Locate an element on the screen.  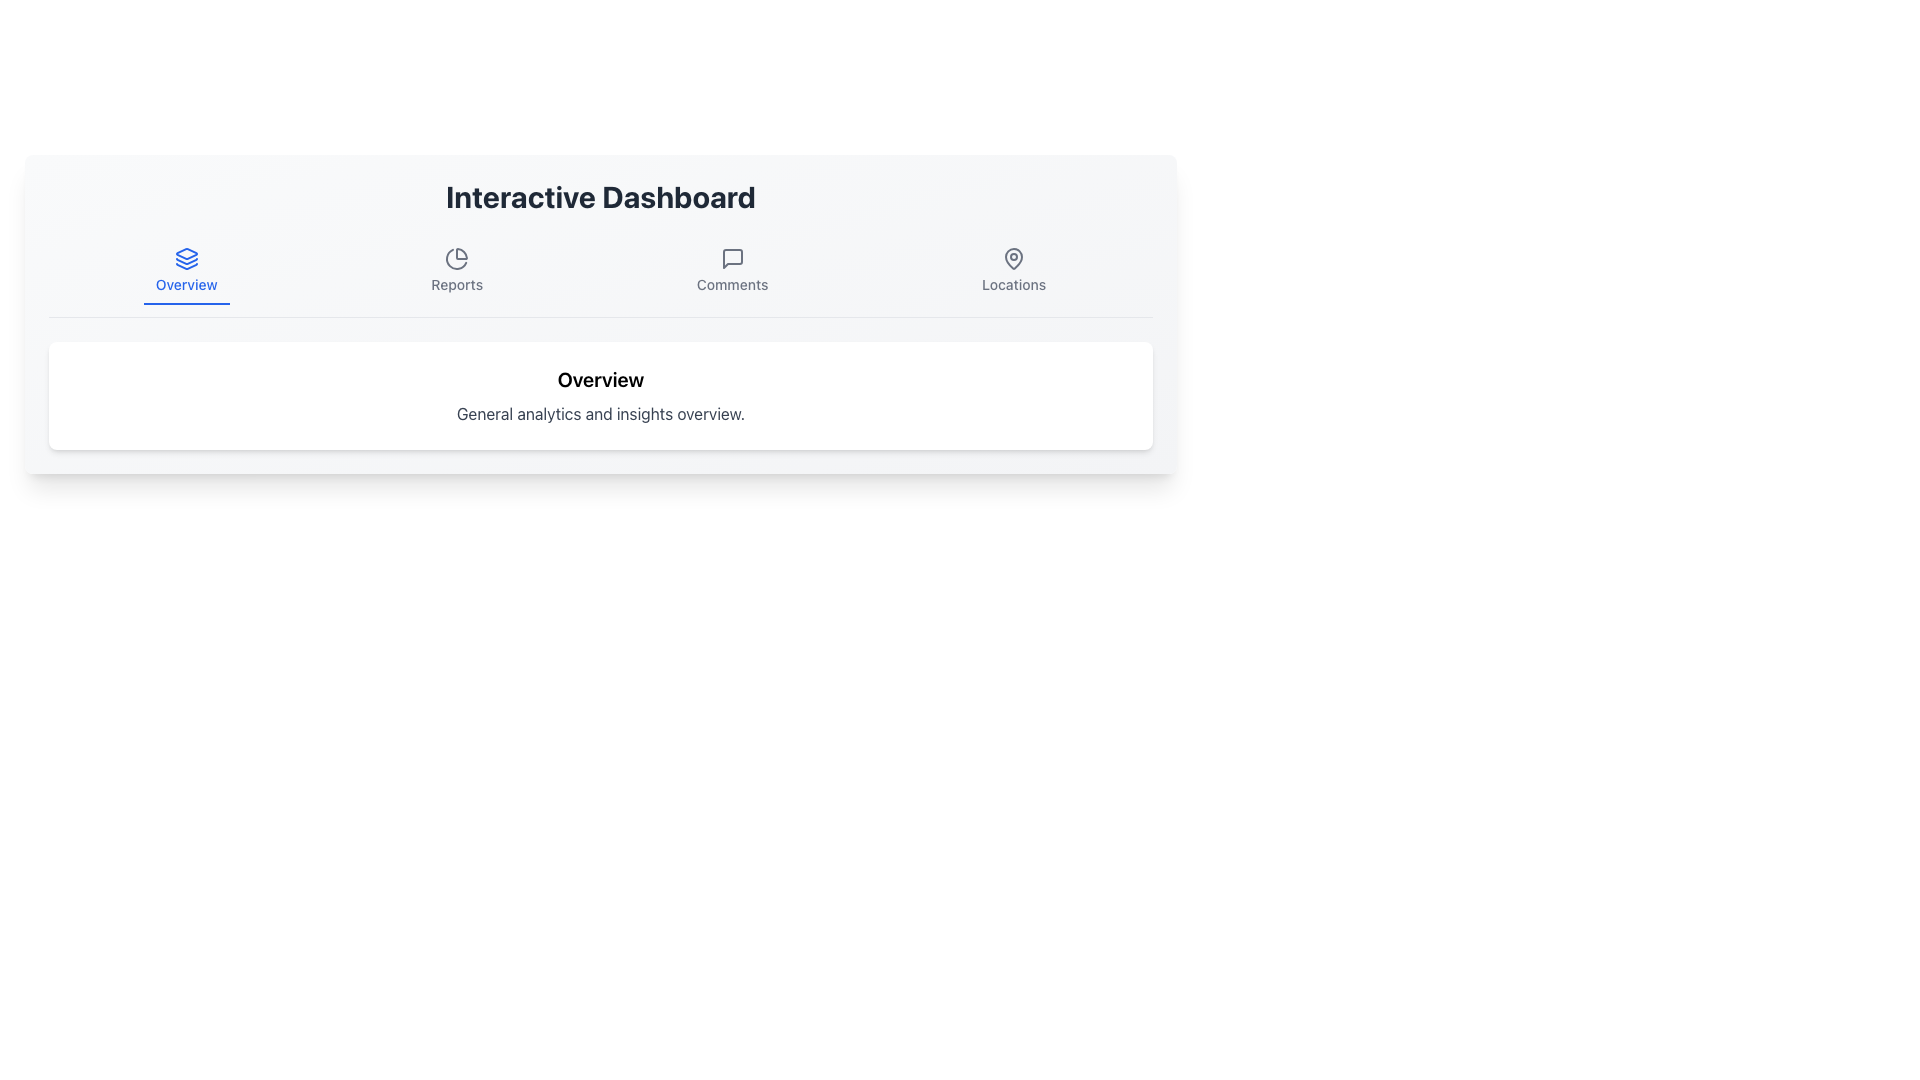
the third button from the left in the horizontal menu bar is located at coordinates (731, 272).